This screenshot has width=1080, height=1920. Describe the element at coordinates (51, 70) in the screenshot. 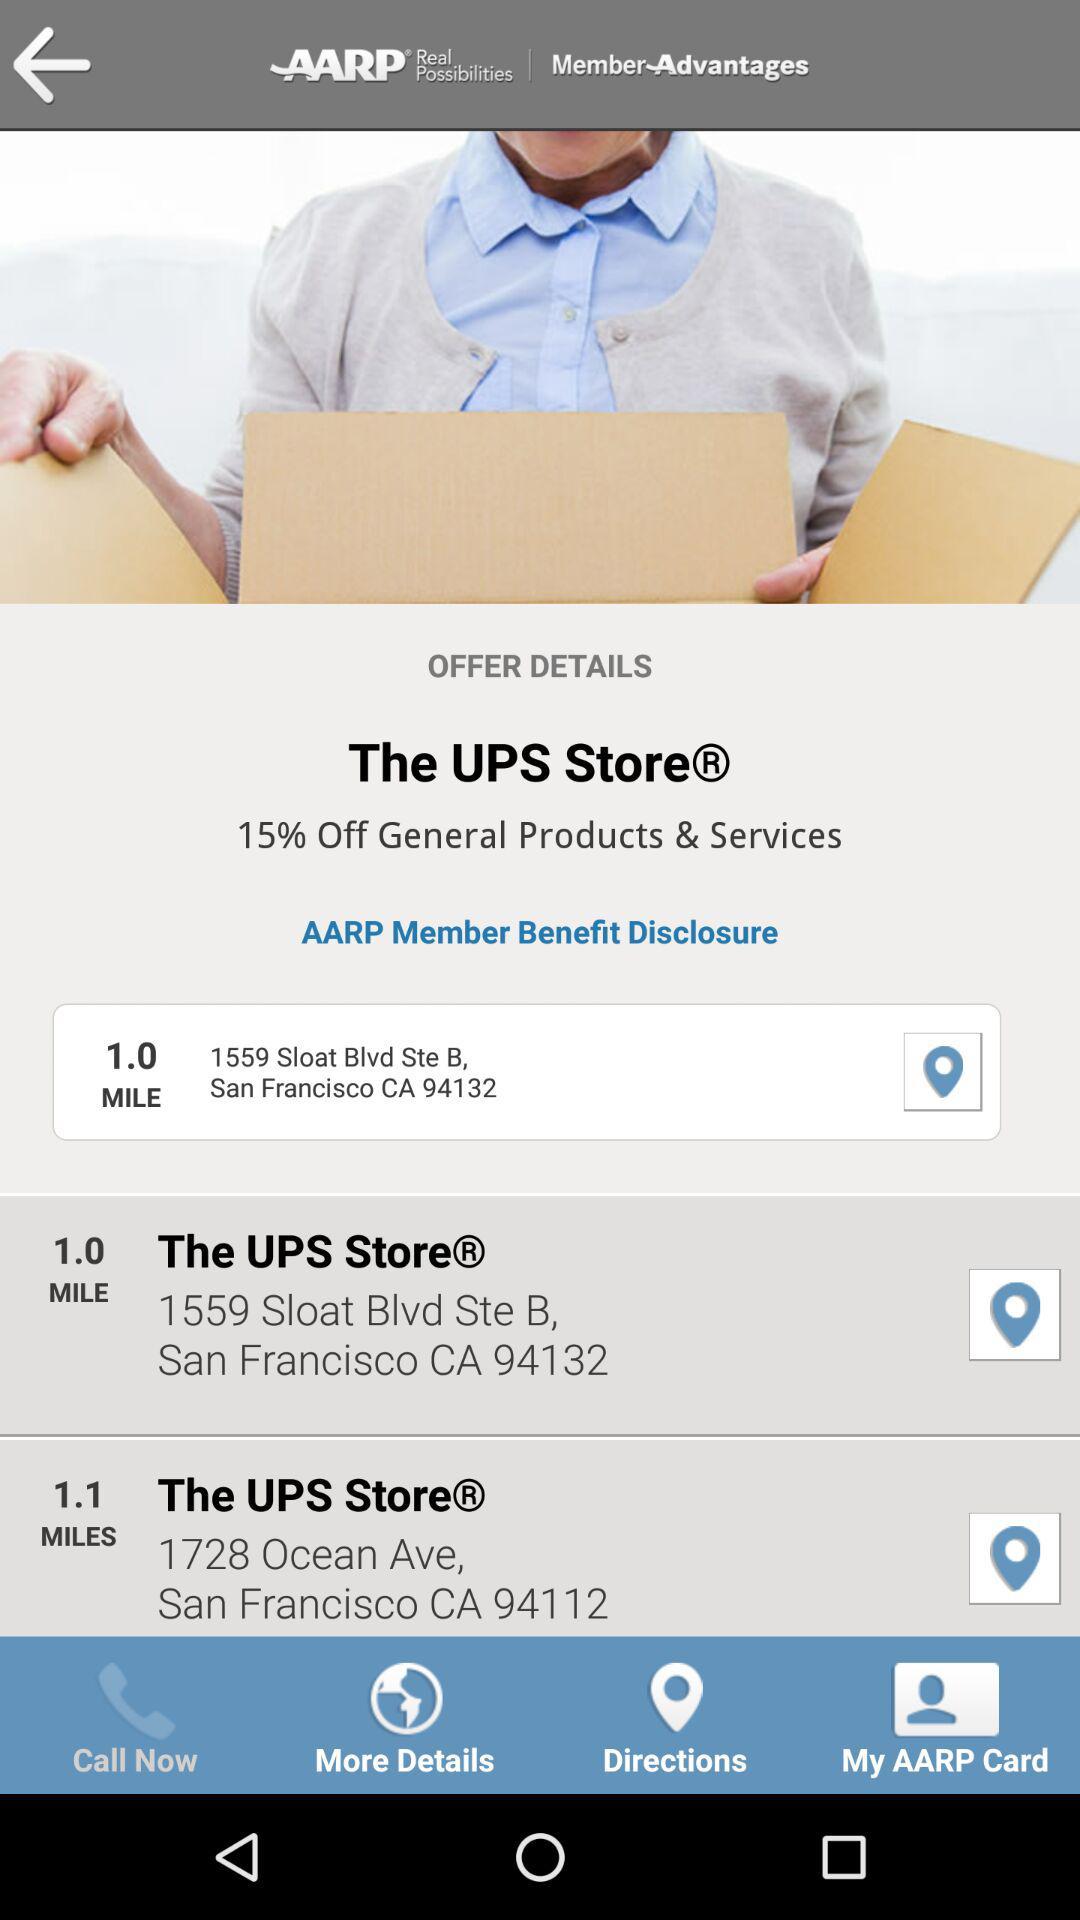

I see `the arrow_backward icon` at that location.